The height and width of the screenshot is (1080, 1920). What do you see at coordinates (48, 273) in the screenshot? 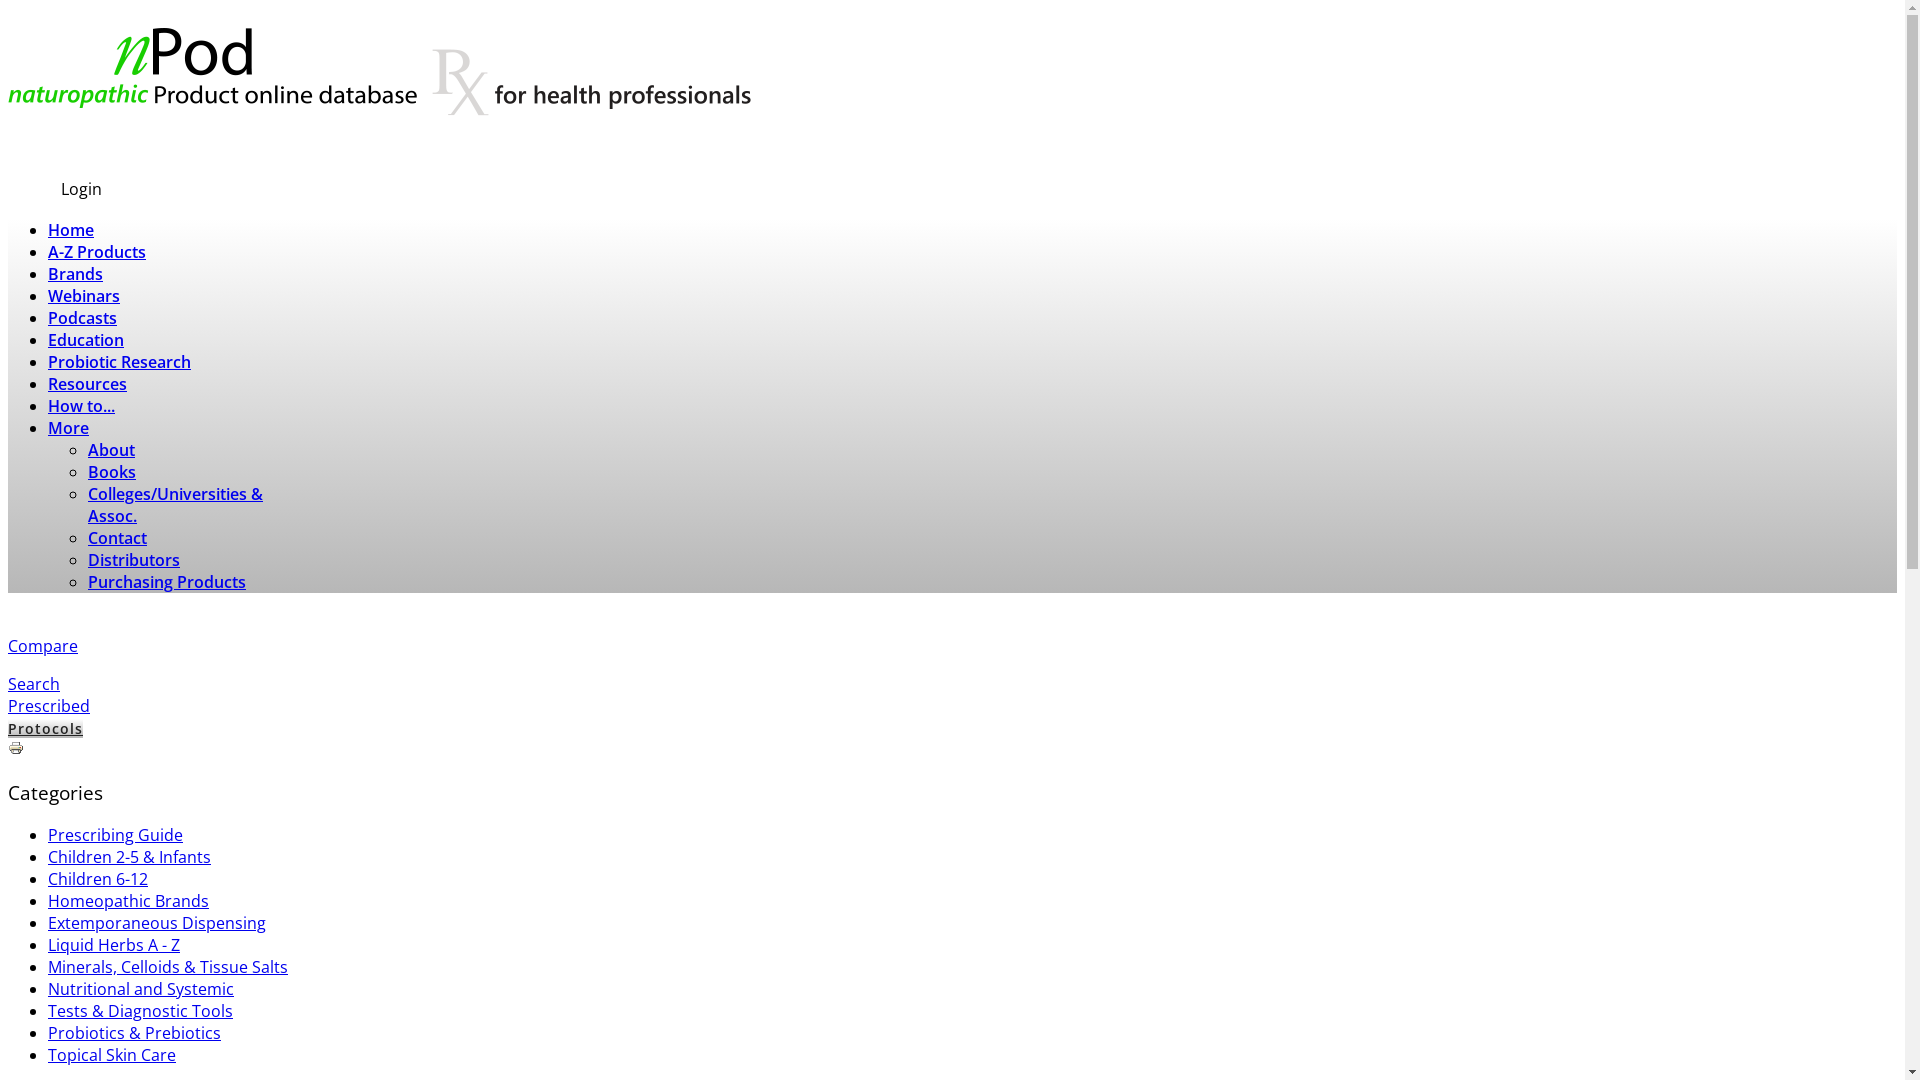
I see `'Brands'` at bounding box center [48, 273].